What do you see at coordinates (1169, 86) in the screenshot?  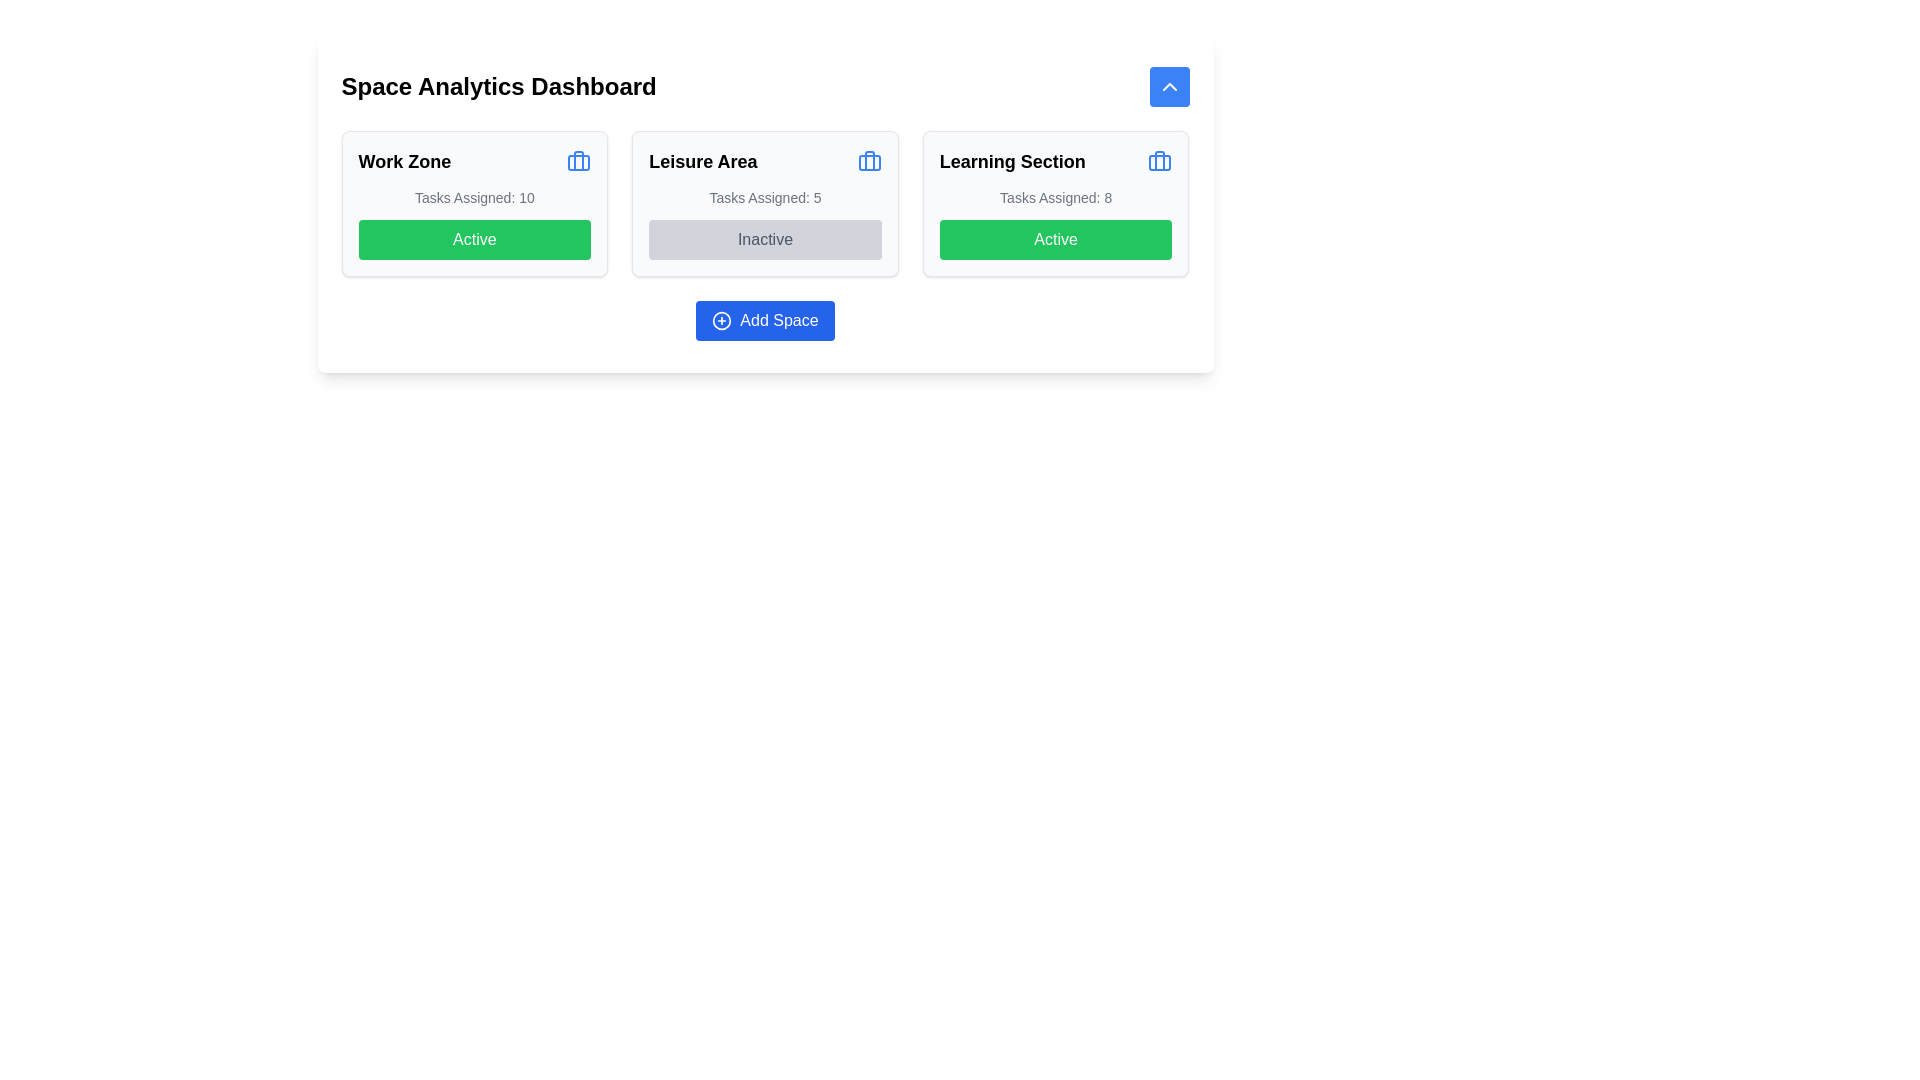 I see `the upward-facing chevron icon outlined with a black stroke on a blue circular background, located in the top-right corner above the 'Learning Section' card` at bounding box center [1169, 86].